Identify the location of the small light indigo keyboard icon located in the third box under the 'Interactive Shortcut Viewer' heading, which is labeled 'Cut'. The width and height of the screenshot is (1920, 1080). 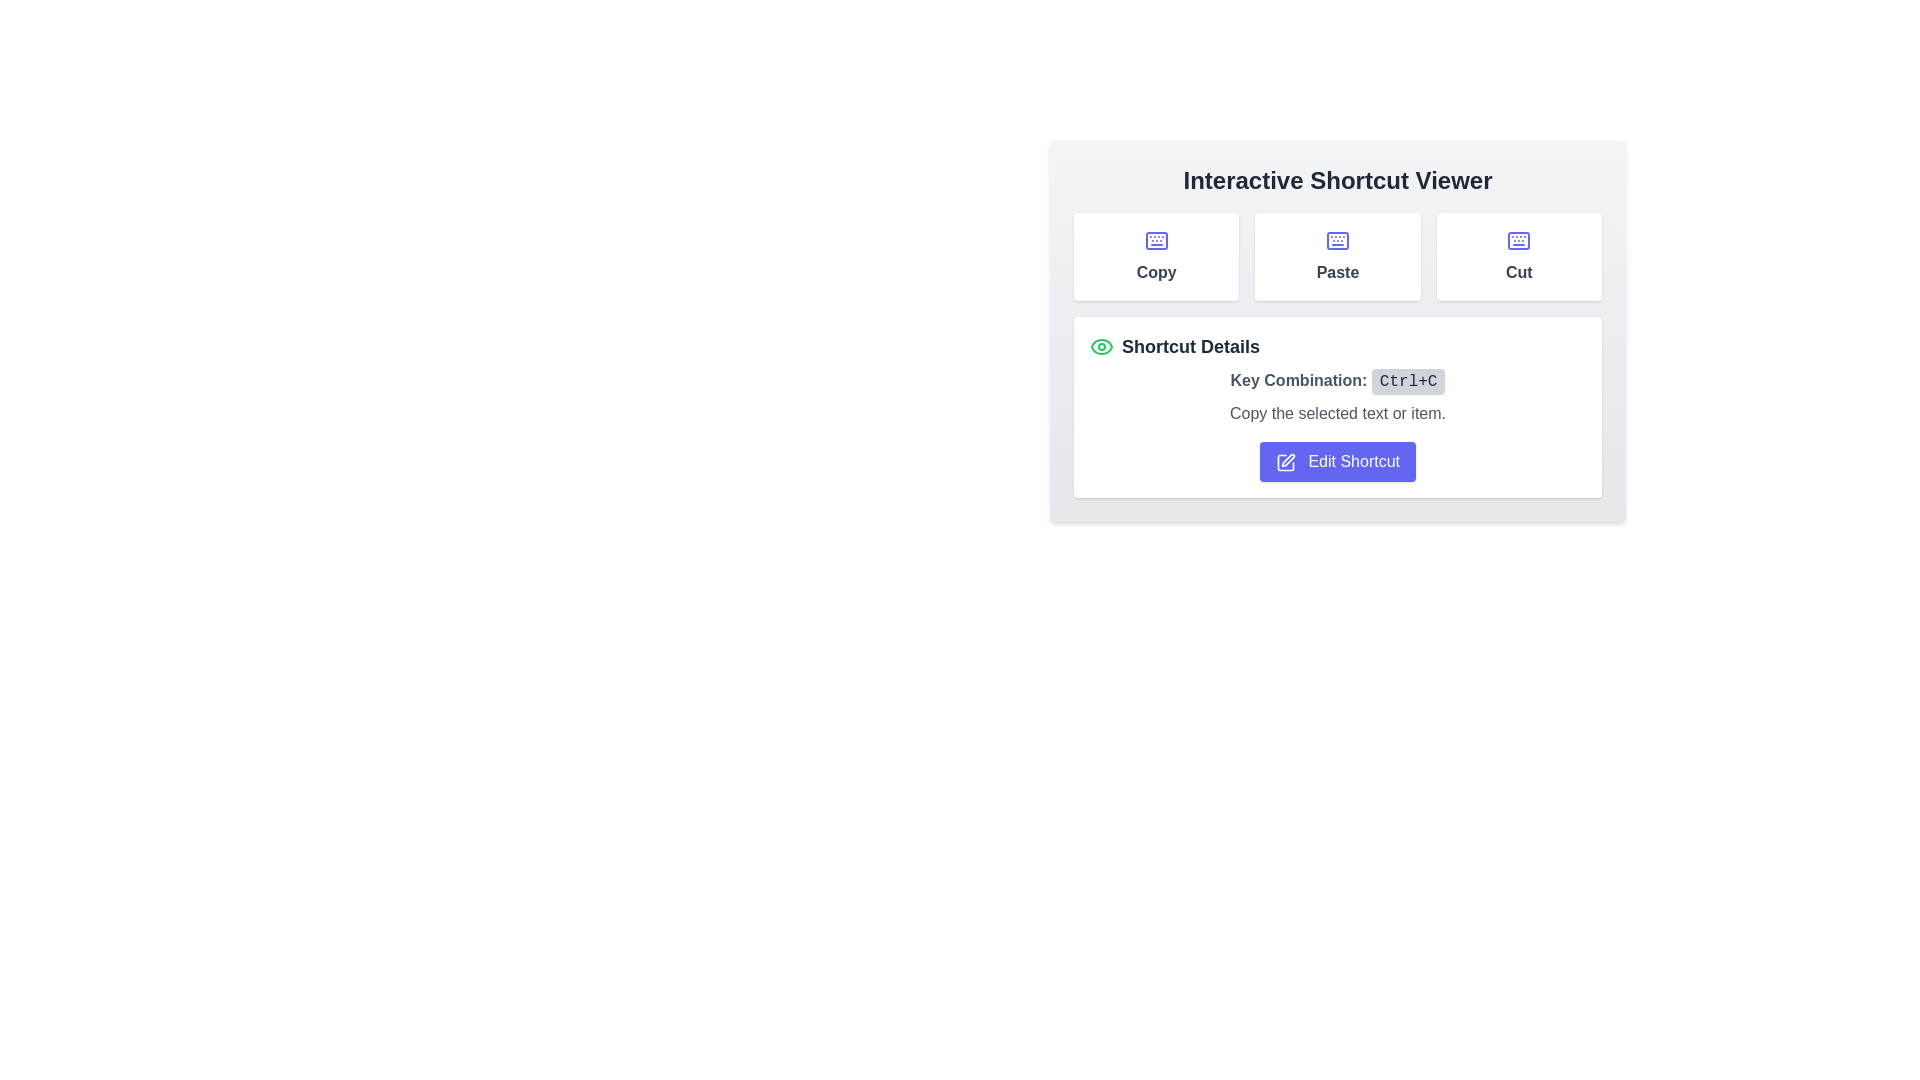
(1519, 239).